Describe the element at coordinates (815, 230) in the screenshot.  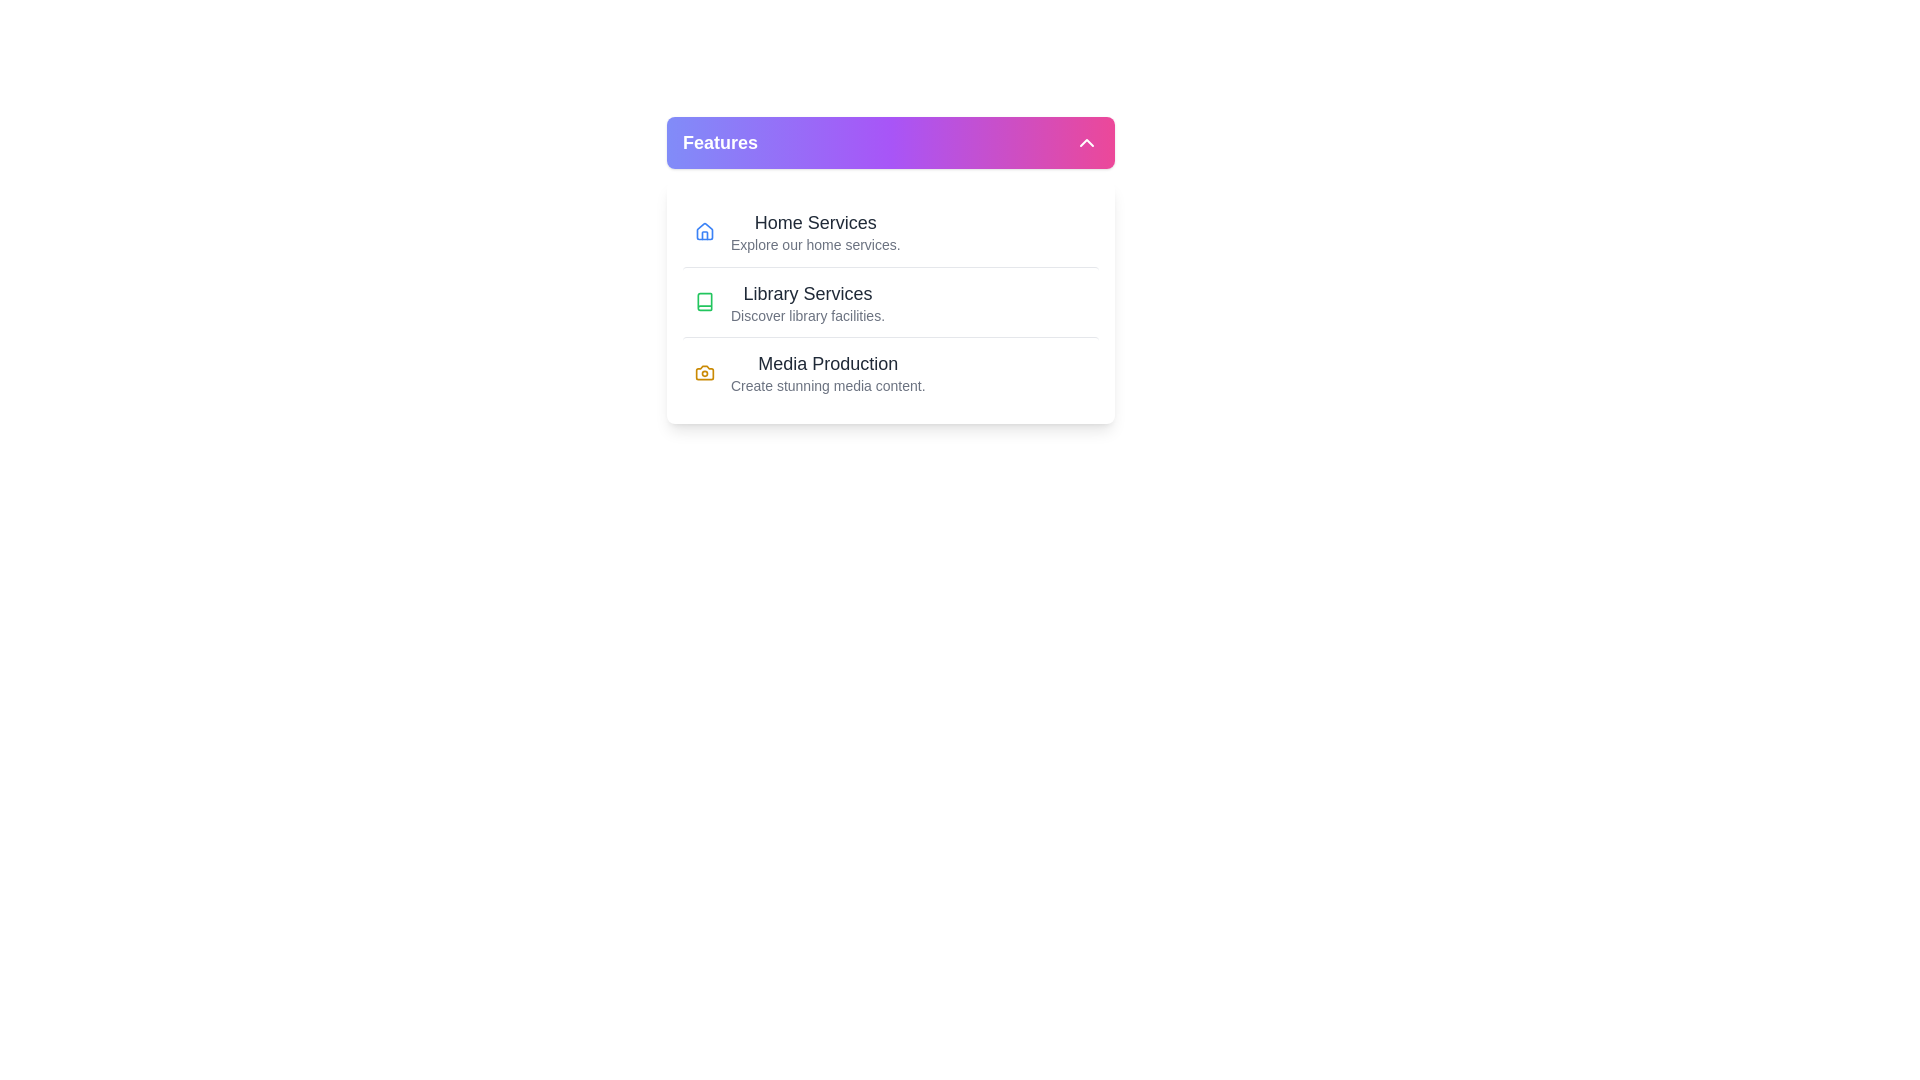
I see `to select the 'Home Services' list item, which features the text 'Home Services' in gray and a house icon on the left, located at the top of the features list` at that location.